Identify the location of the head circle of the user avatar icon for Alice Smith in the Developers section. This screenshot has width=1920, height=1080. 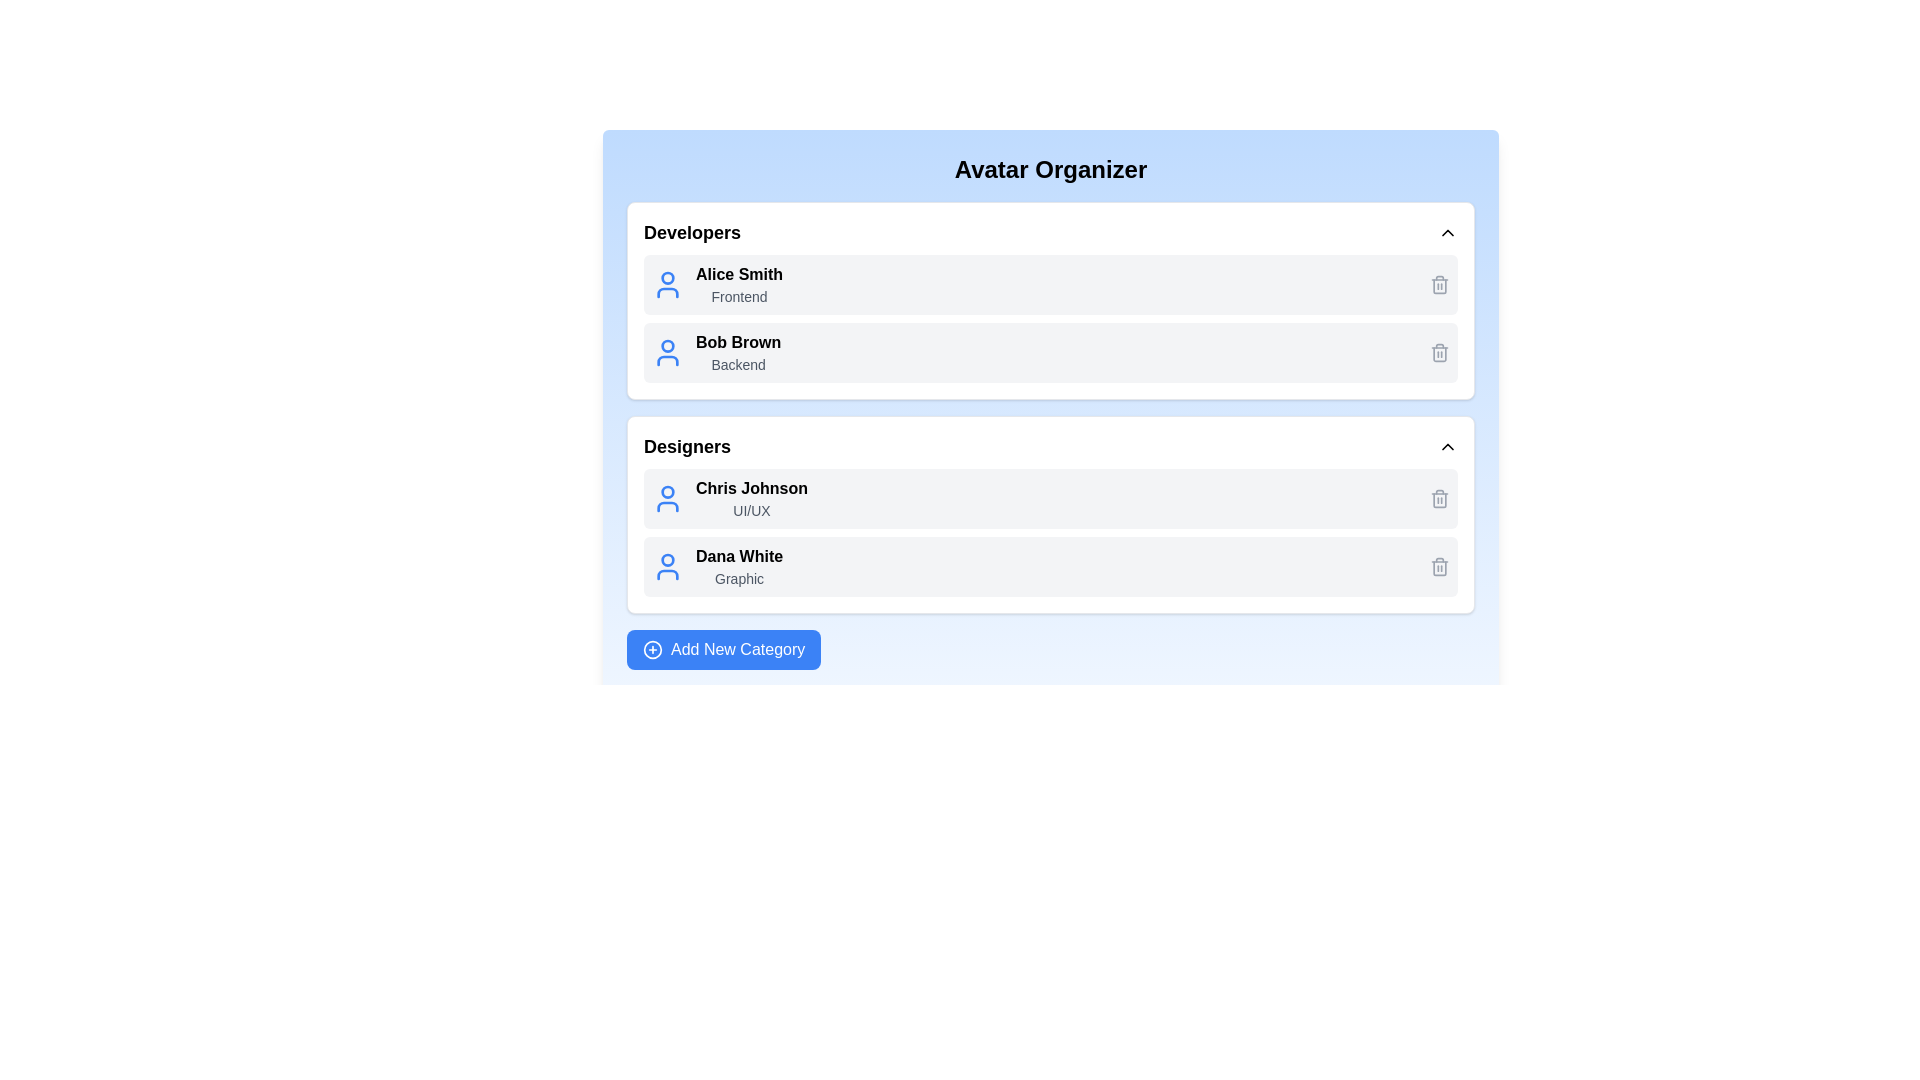
(667, 277).